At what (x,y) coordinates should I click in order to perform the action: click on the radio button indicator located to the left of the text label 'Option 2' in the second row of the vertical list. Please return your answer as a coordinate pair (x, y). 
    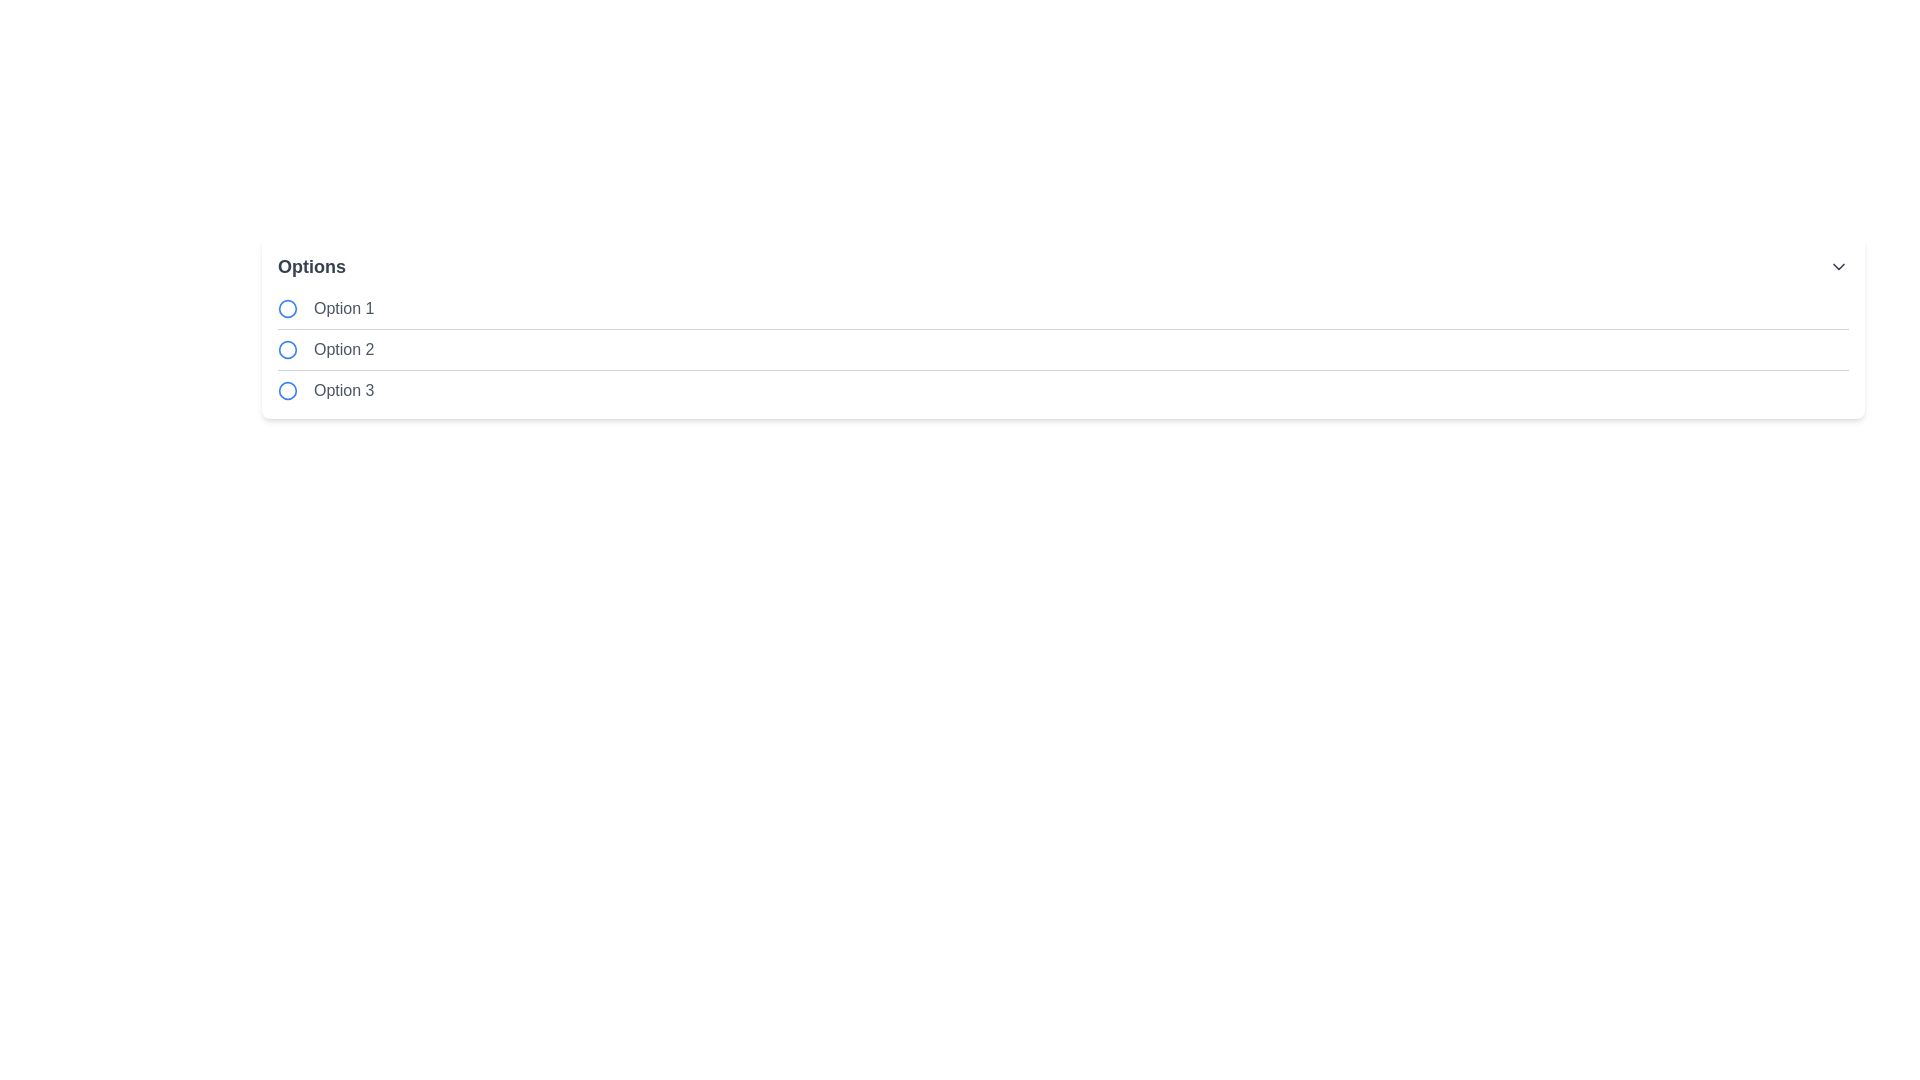
    Looking at the image, I should click on (287, 349).